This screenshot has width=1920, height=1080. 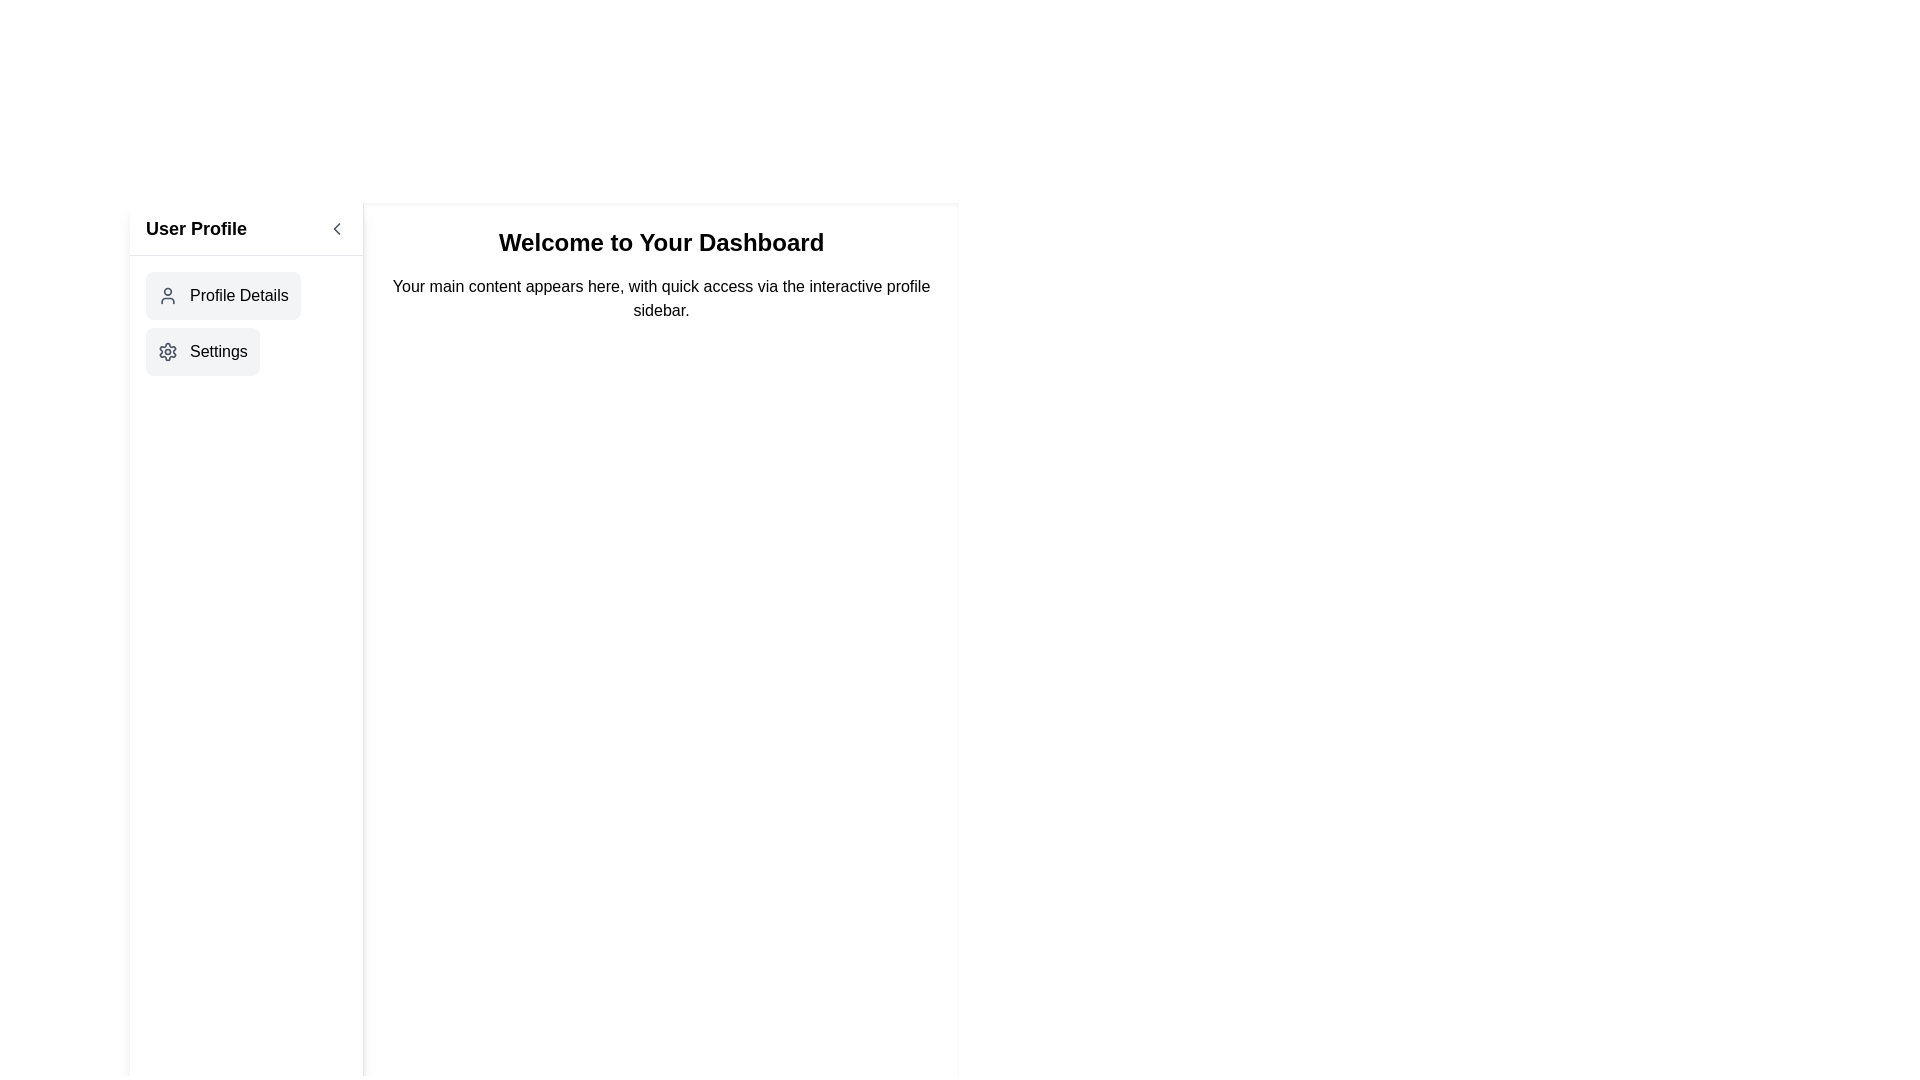 I want to click on the 'Profile Details' label located on the left sidebar beneath the 'User Profile' heading, so click(x=239, y=296).